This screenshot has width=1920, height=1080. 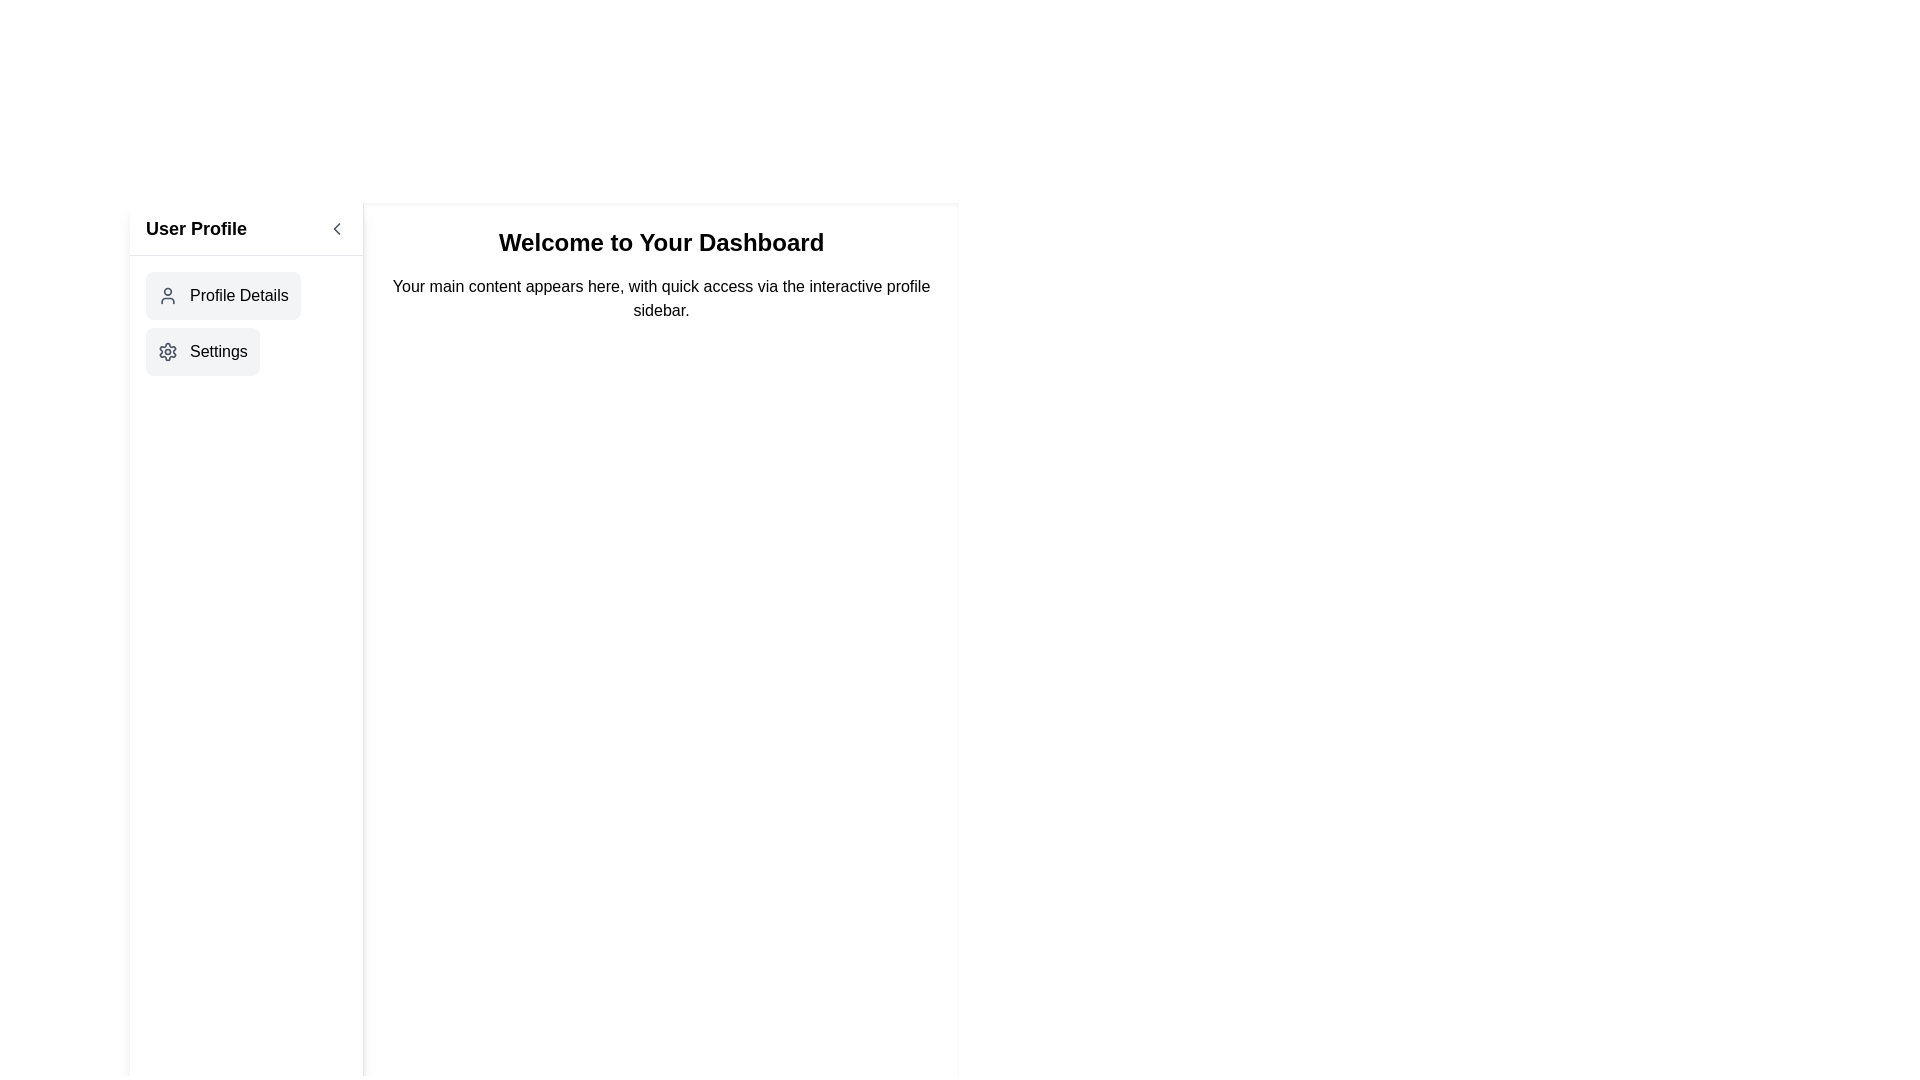 I want to click on the 'Profile Details' label located on the left sidebar beneath the 'User Profile' heading, so click(x=239, y=296).